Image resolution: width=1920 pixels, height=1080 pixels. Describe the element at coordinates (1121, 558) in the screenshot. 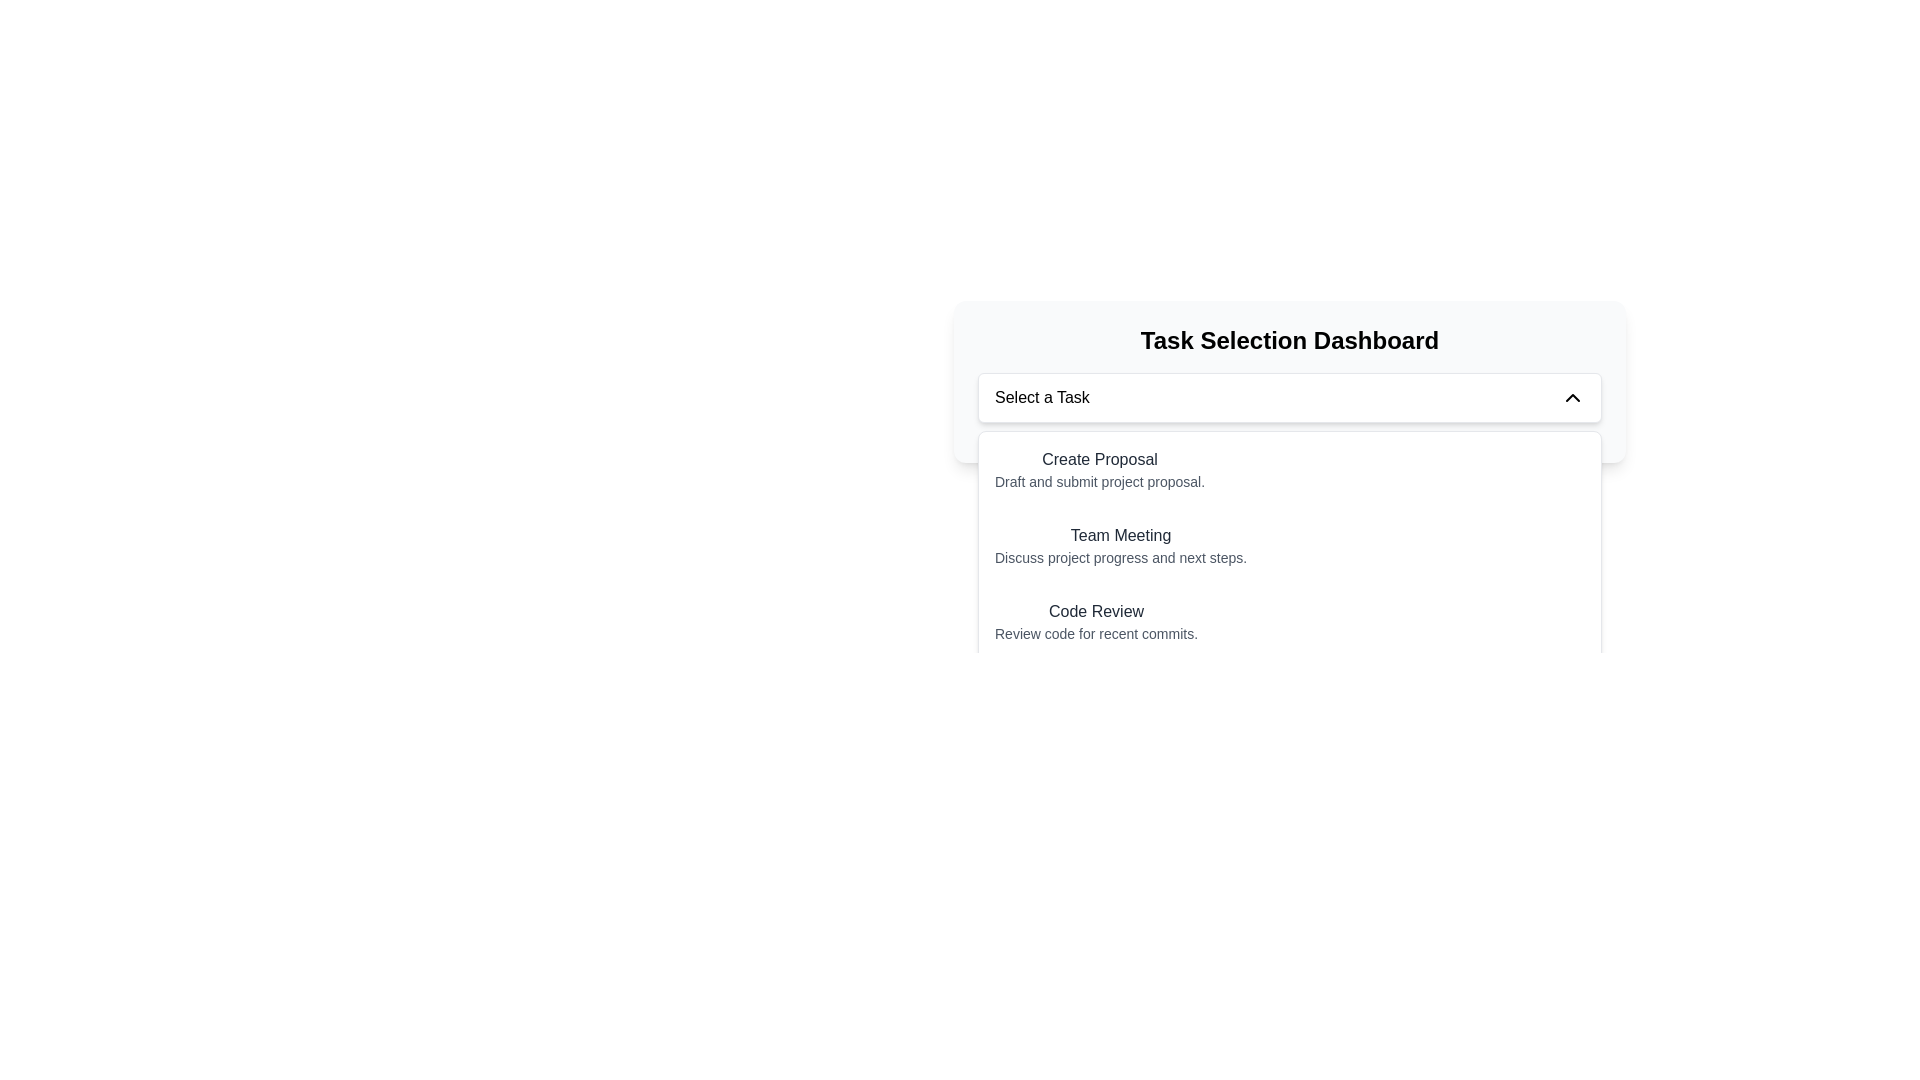

I see `the static text element that reads 'Discuss project progress and next steps.' which is located directly below the 'Team Meeting' header in the dropdown menu` at that location.